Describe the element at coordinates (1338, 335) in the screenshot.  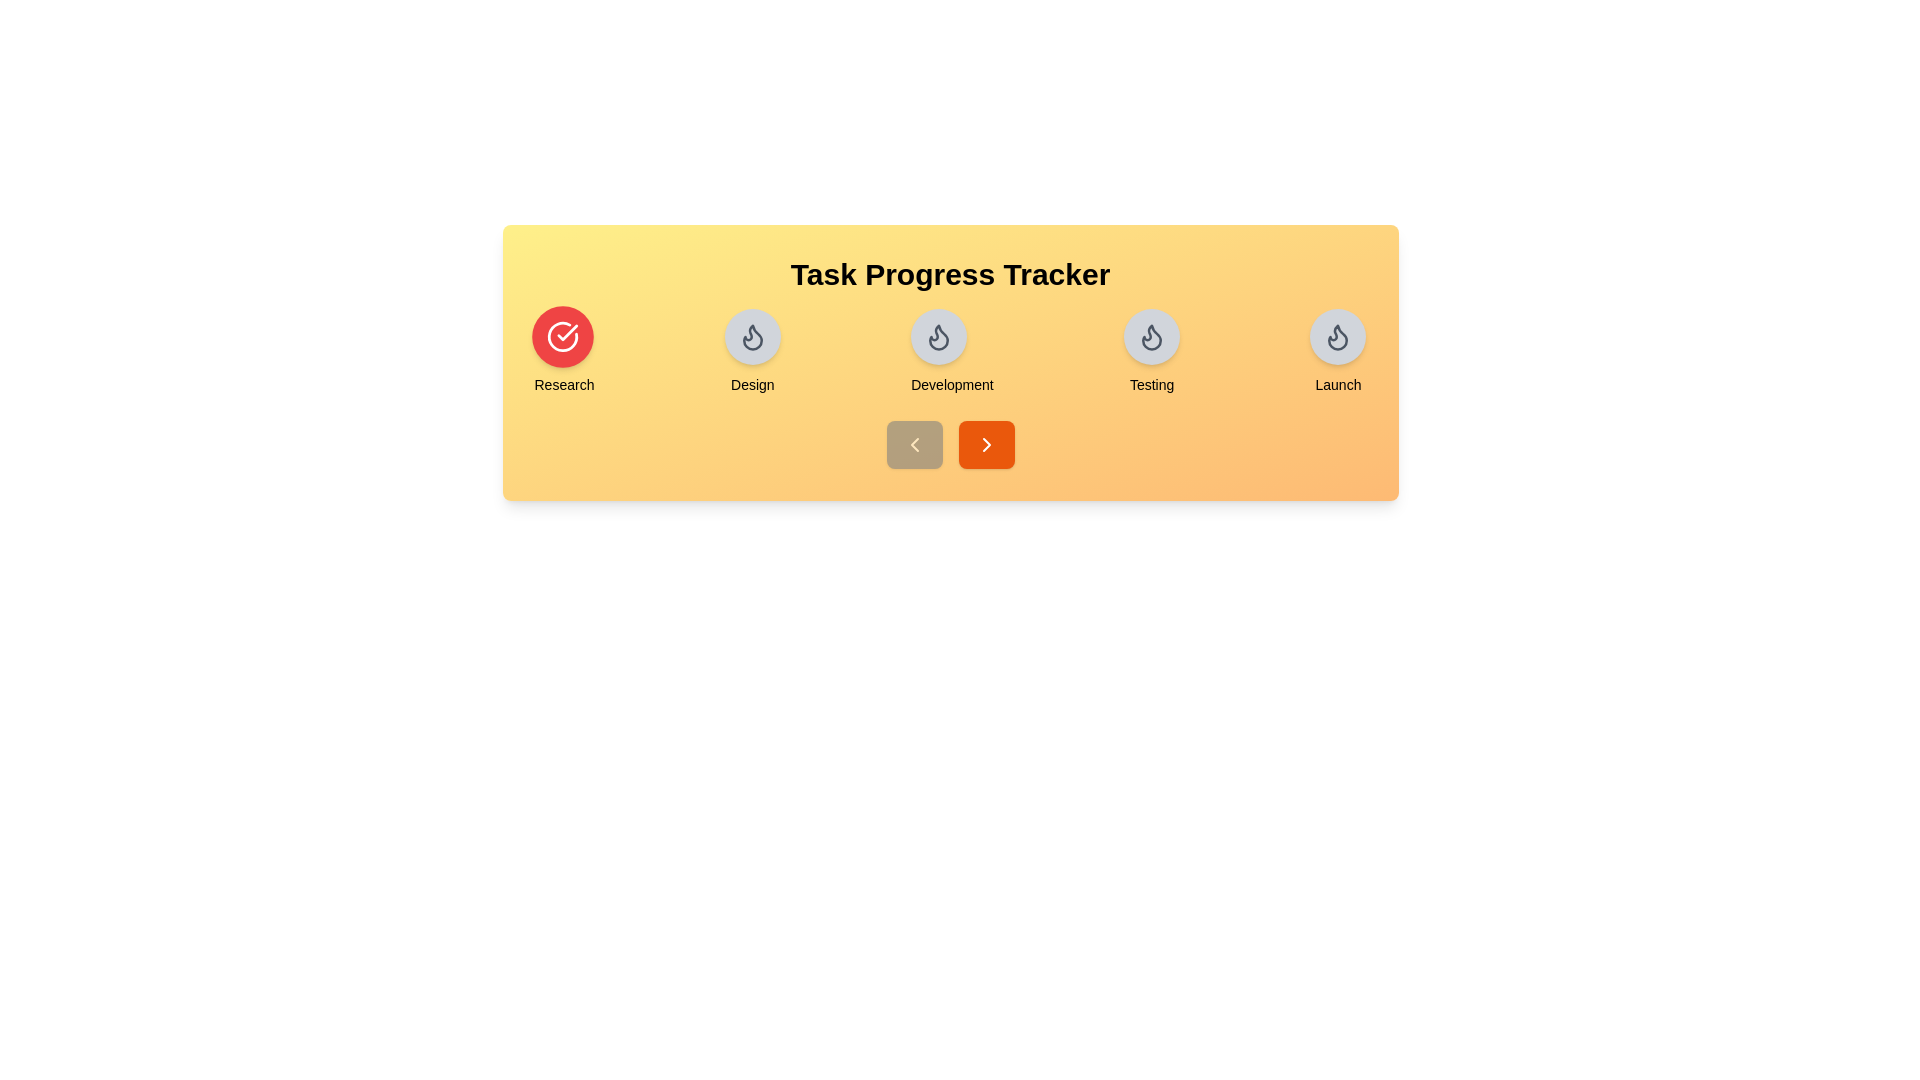
I see `the flame icon representing the 'Launch' stage in the task progress tracker, located under the label 'Launch' and positioned on the rightmost side of a row of circular icons` at that location.